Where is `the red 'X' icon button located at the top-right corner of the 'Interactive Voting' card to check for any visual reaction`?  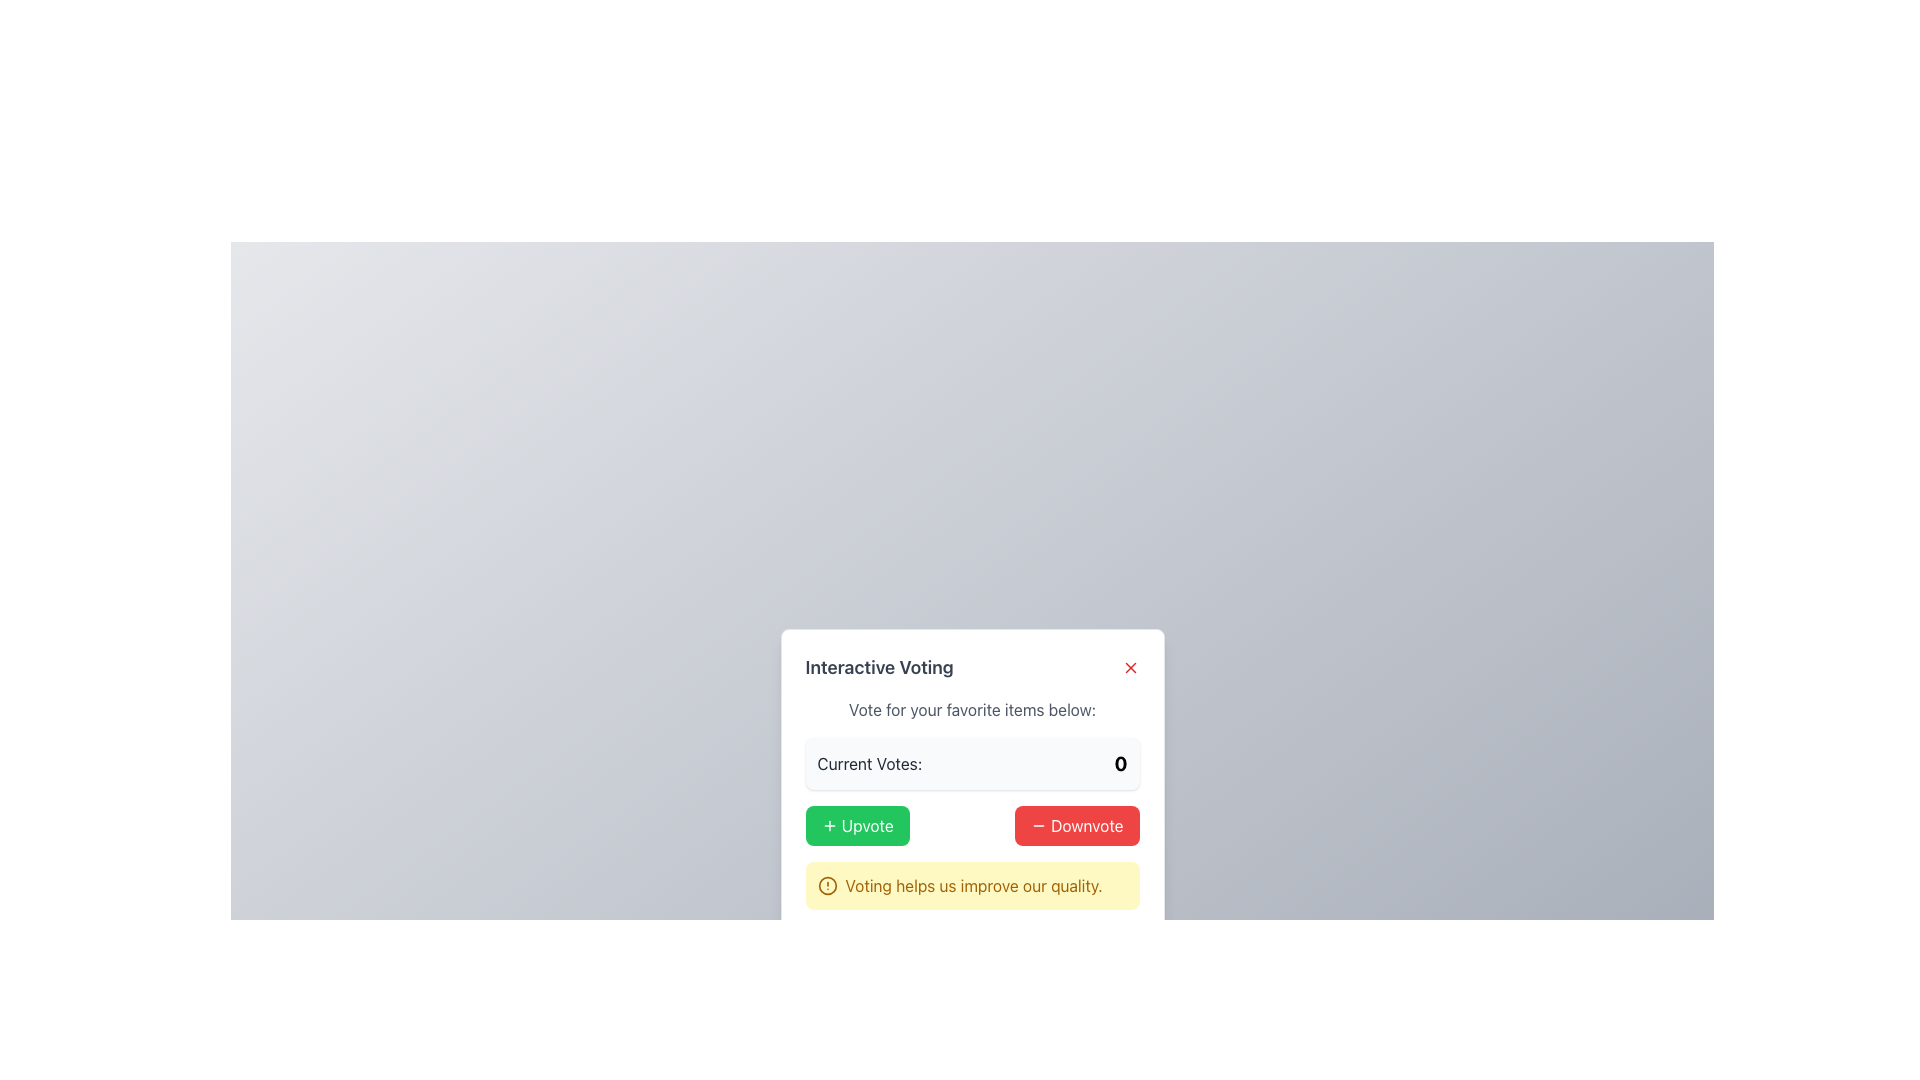
the red 'X' icon button located at the top-right corner of the 'Interactive Voting' card to check for any visual reaction is located at coordinates (1130, 667).